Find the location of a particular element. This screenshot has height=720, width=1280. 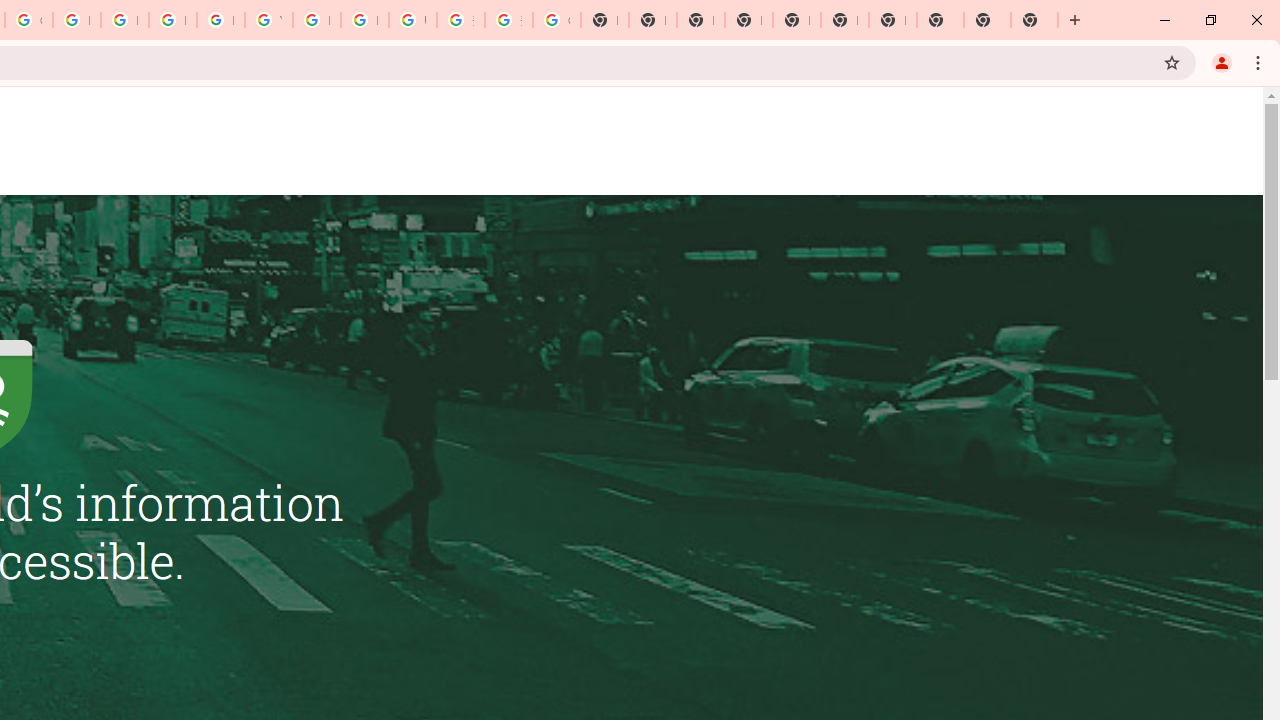

'YouTube' is located at coordinates (267, 20).